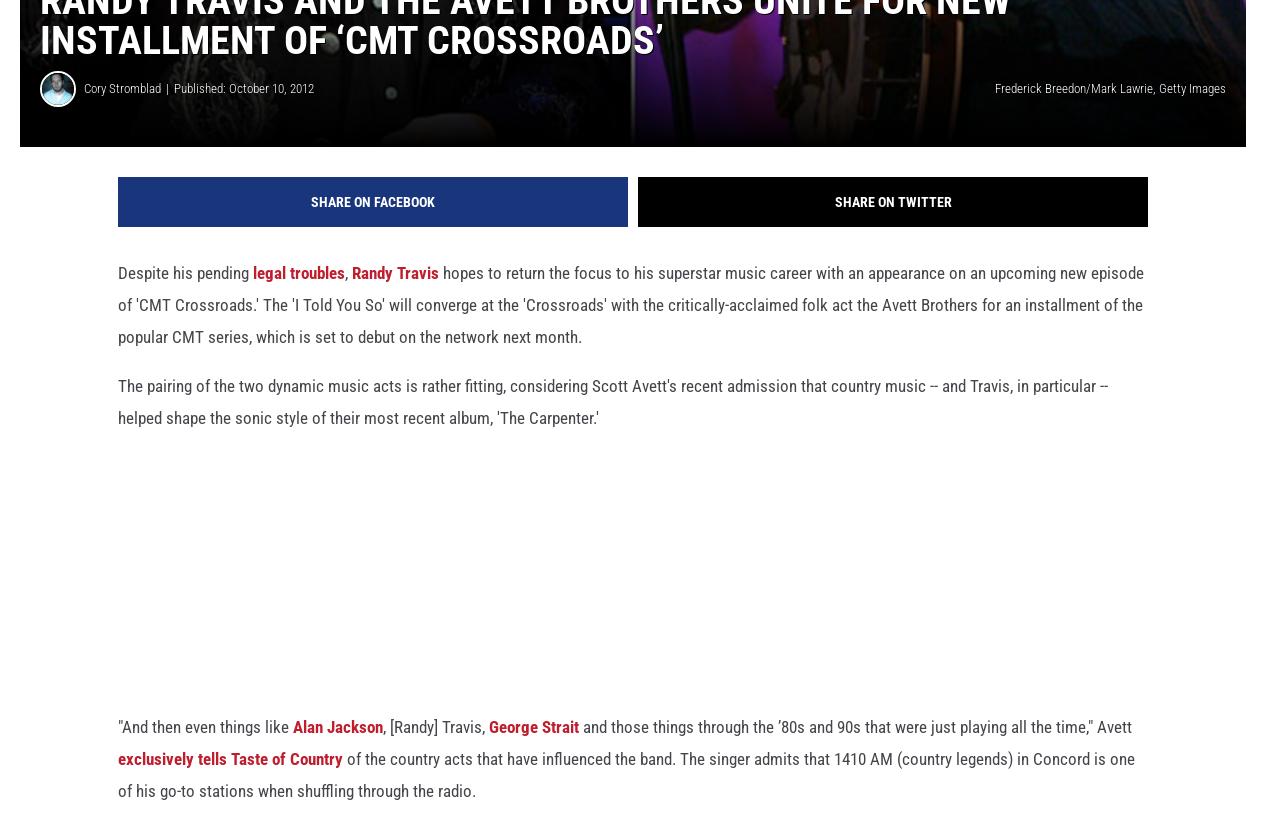 The width and height of the screenshot is (1286, 824). I want to click on '"And then even things like', so click(205, 744).